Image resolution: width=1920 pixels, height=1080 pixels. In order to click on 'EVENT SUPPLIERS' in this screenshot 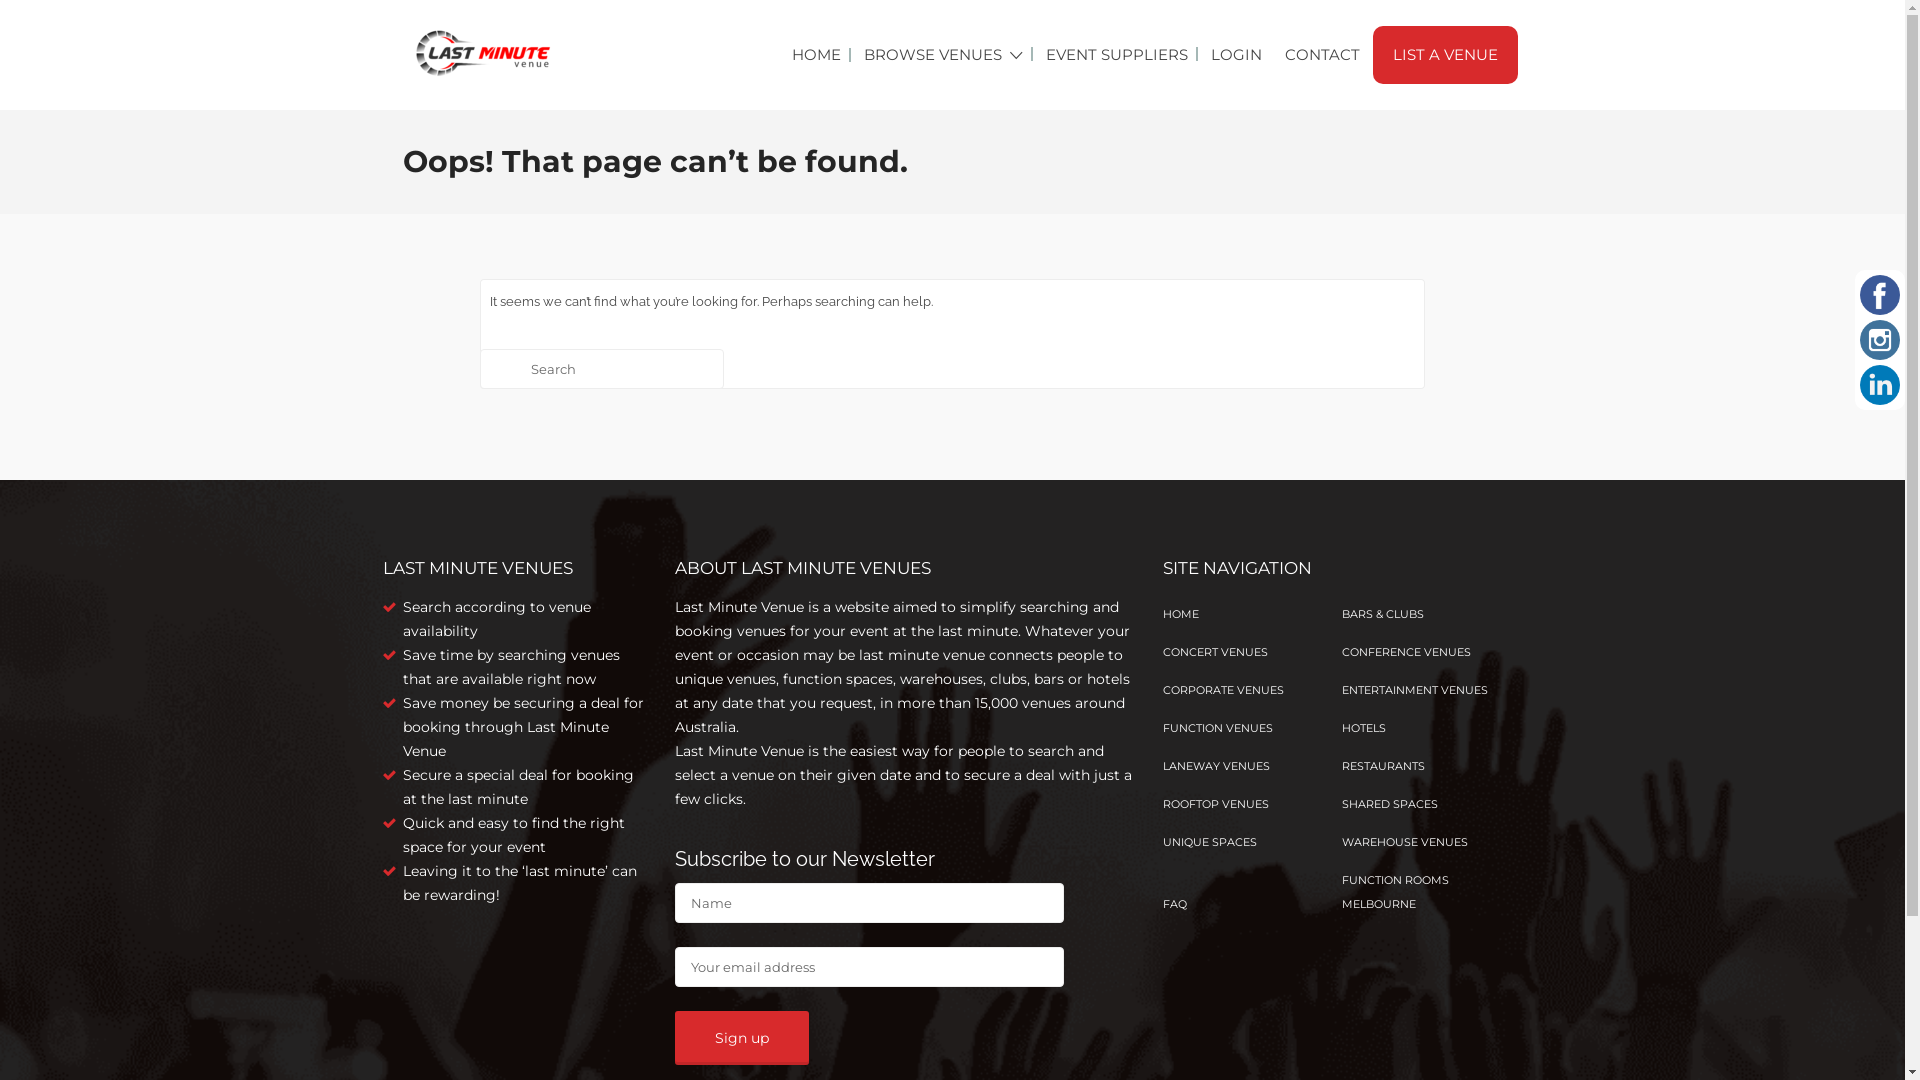, I will do `click(1045, 53)`.